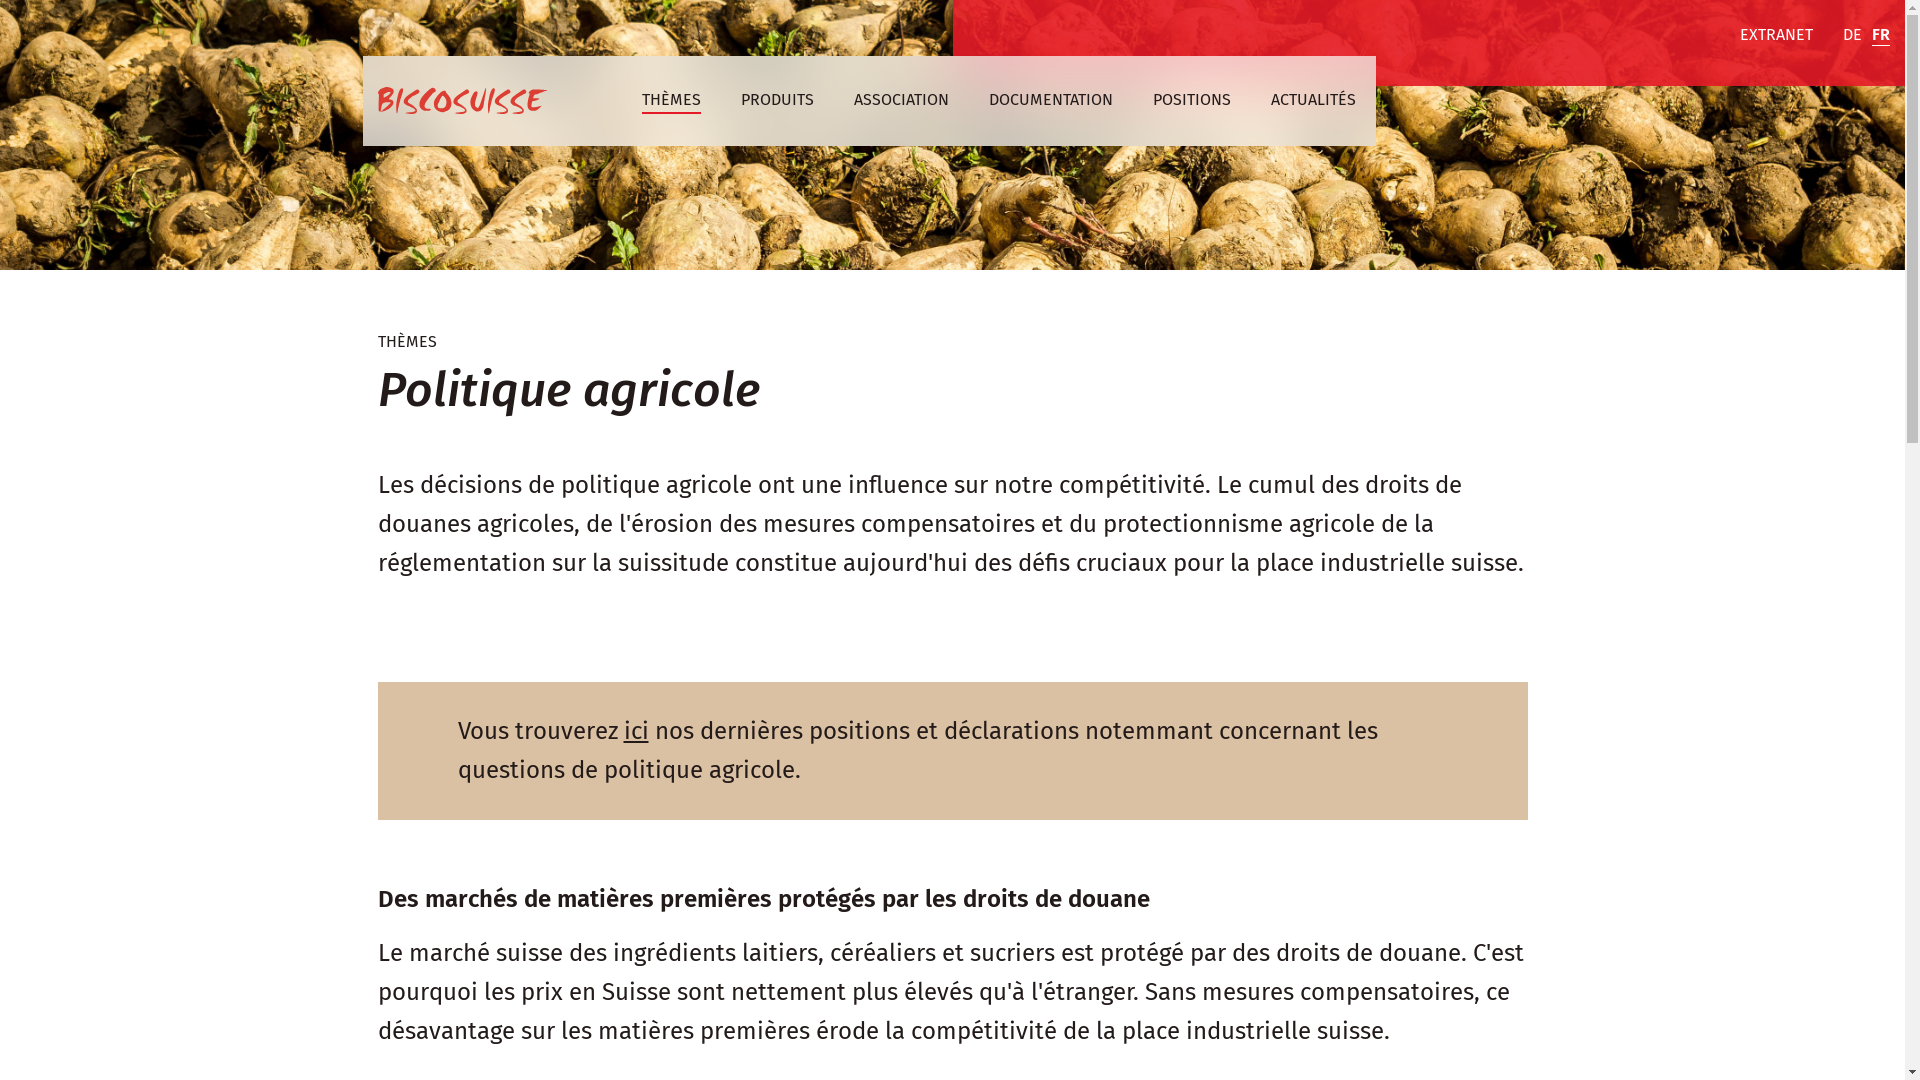 Image resolution: width=1920 pixels, height=1080 pixels. Describe the element at coordinates (1776, 35) in the screenshot. I see `'EXTRANET'` at that location.